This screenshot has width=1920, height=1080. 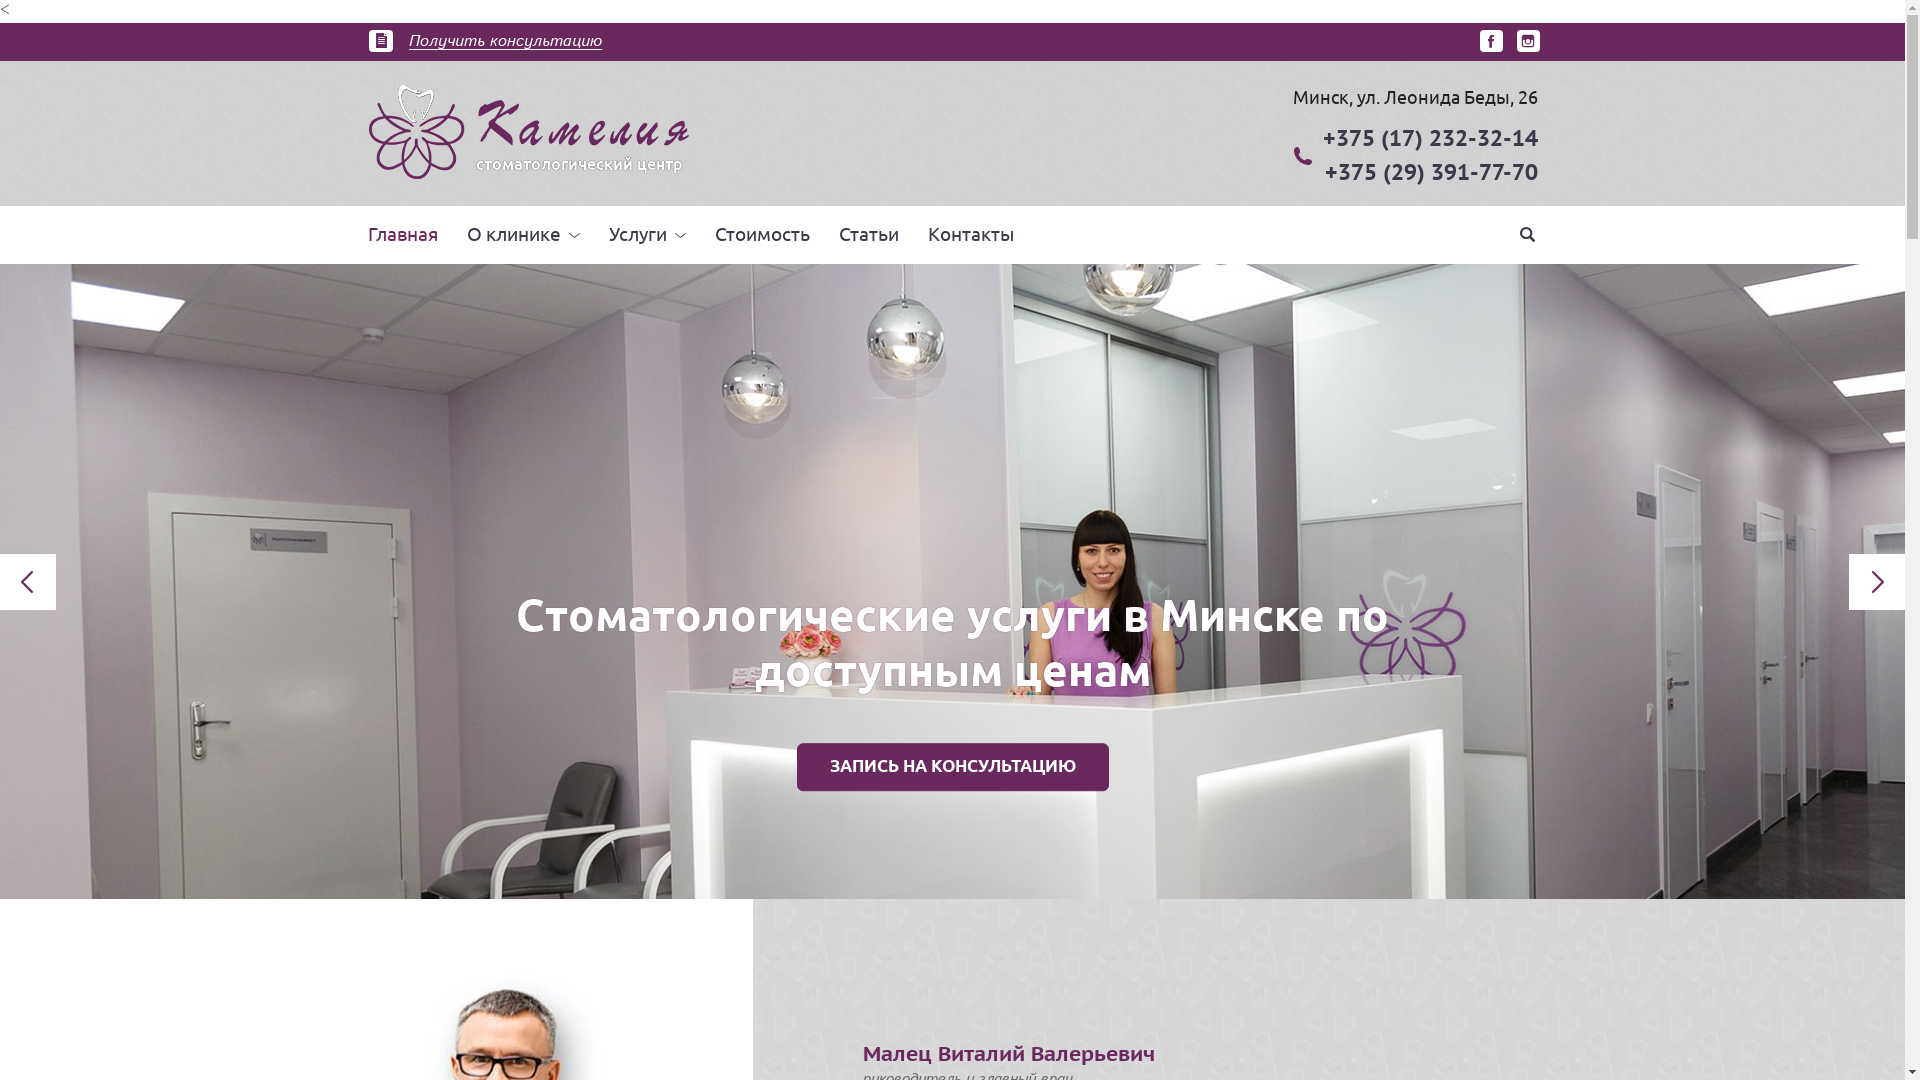 What do you see at coordinates (1429, 171) in the screenshot?
I see `'+375 (29) 391-77-70'` at bounding box center [1429, 171].